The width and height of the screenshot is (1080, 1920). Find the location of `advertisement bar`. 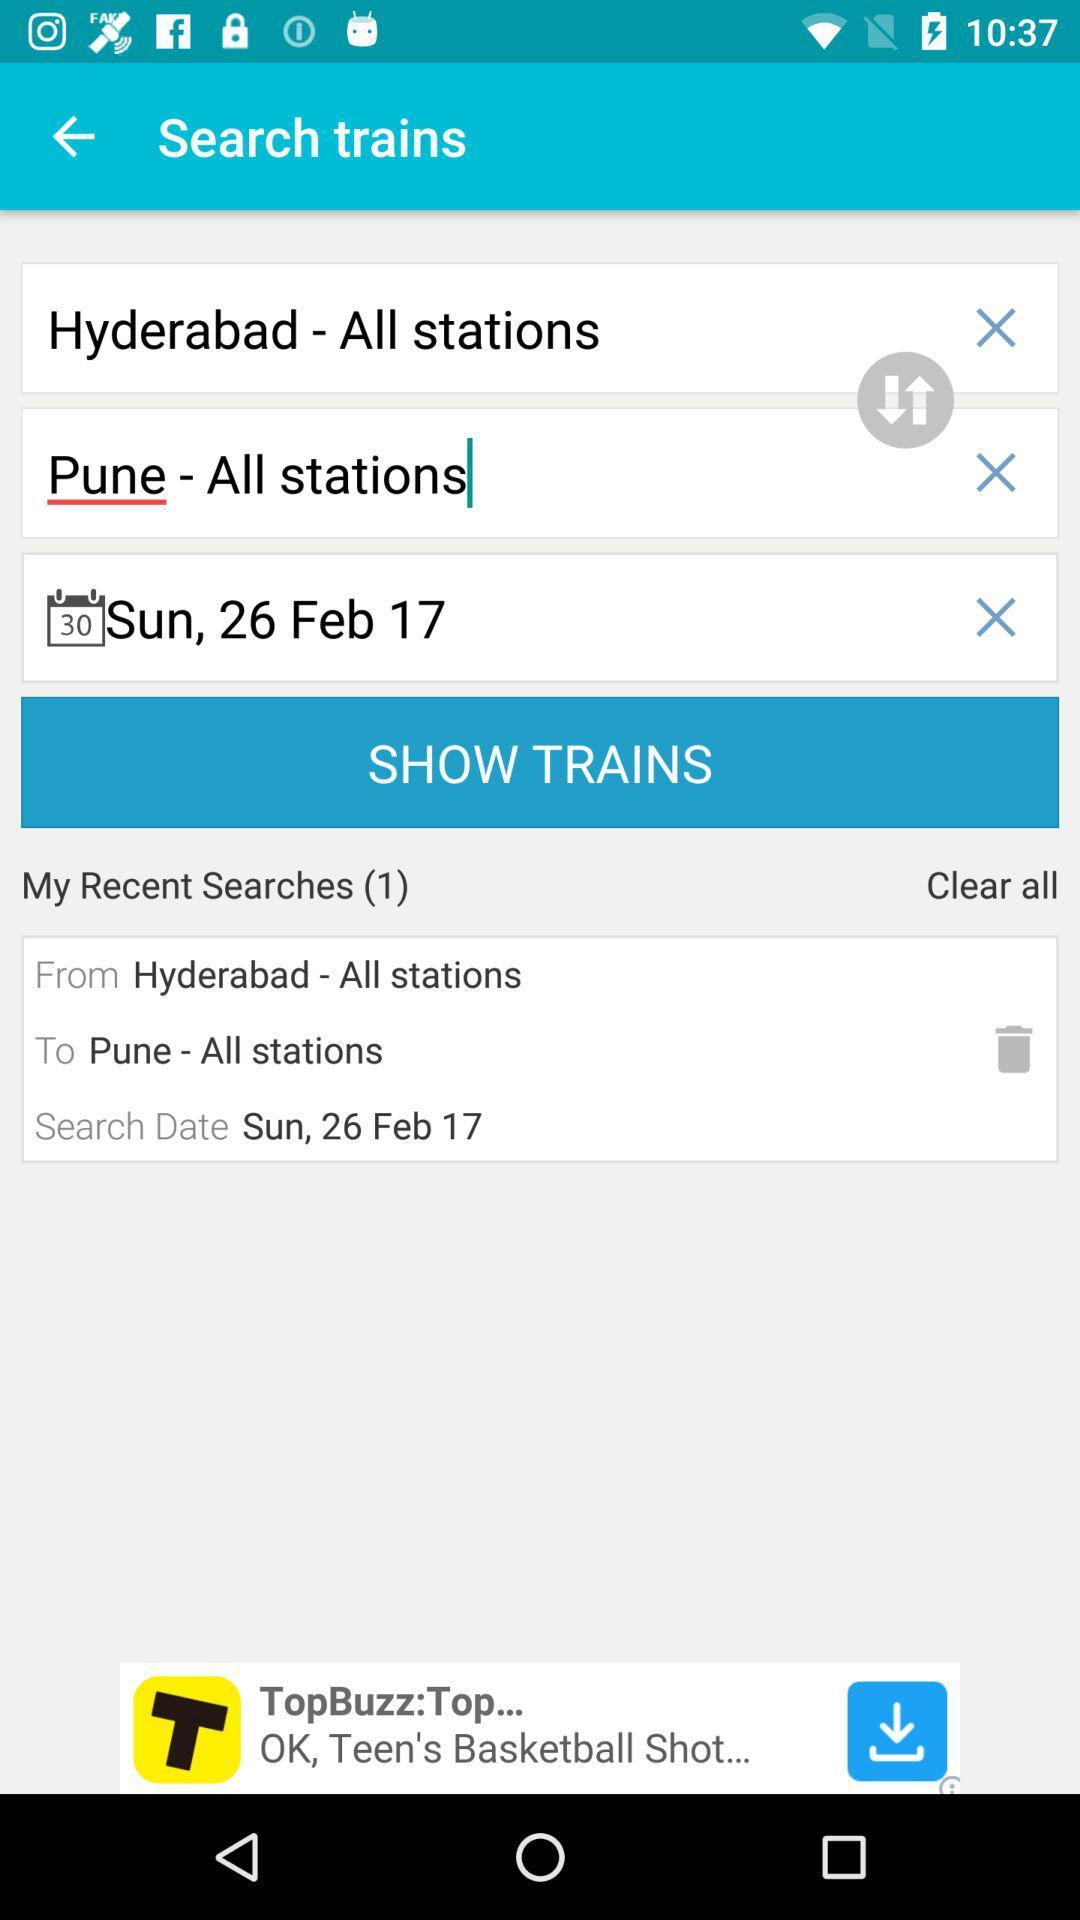

advertisement bar is located at coordinates (540, 1727).